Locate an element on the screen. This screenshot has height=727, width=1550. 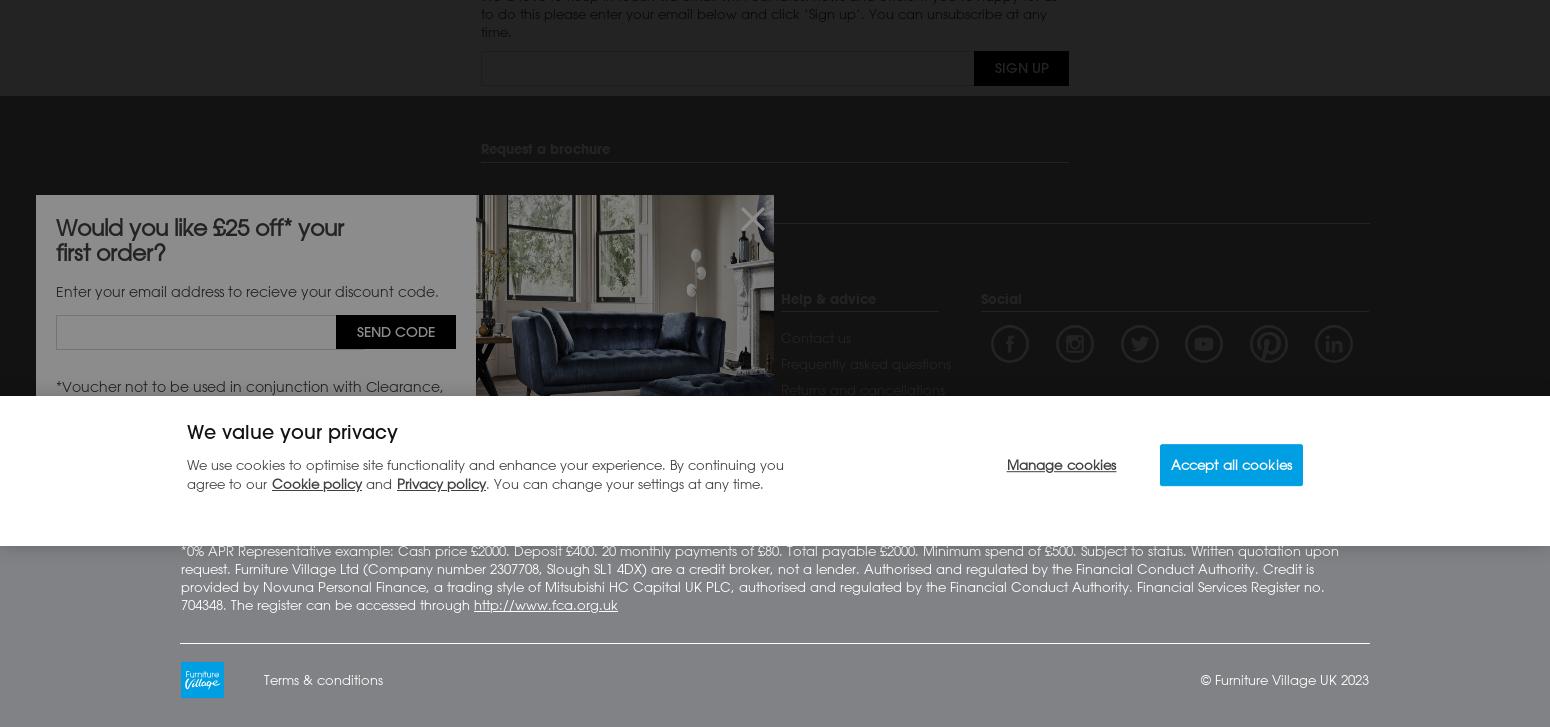
'Inspiration' is located at coordinates (416, 297).